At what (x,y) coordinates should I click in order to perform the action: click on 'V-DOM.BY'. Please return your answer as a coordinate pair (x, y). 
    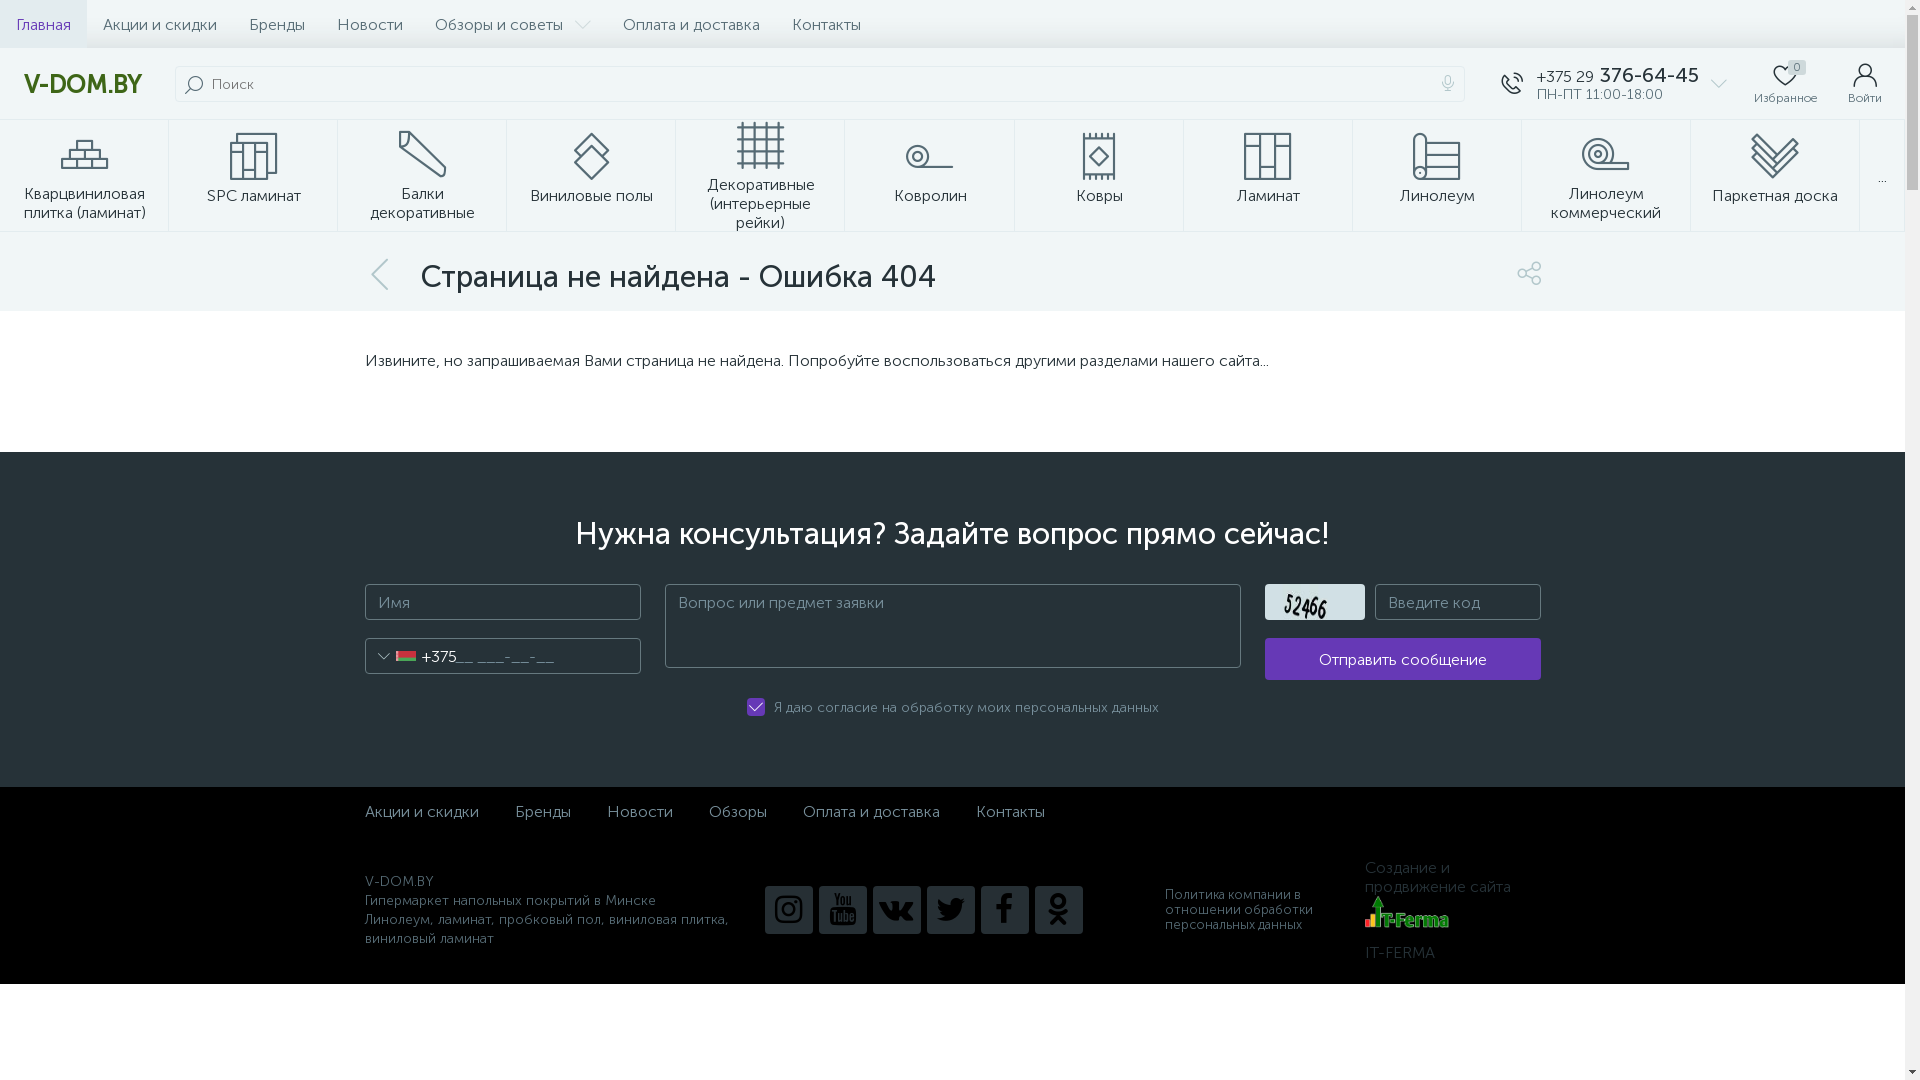
    Looking at the image, I should click on (81, 83).